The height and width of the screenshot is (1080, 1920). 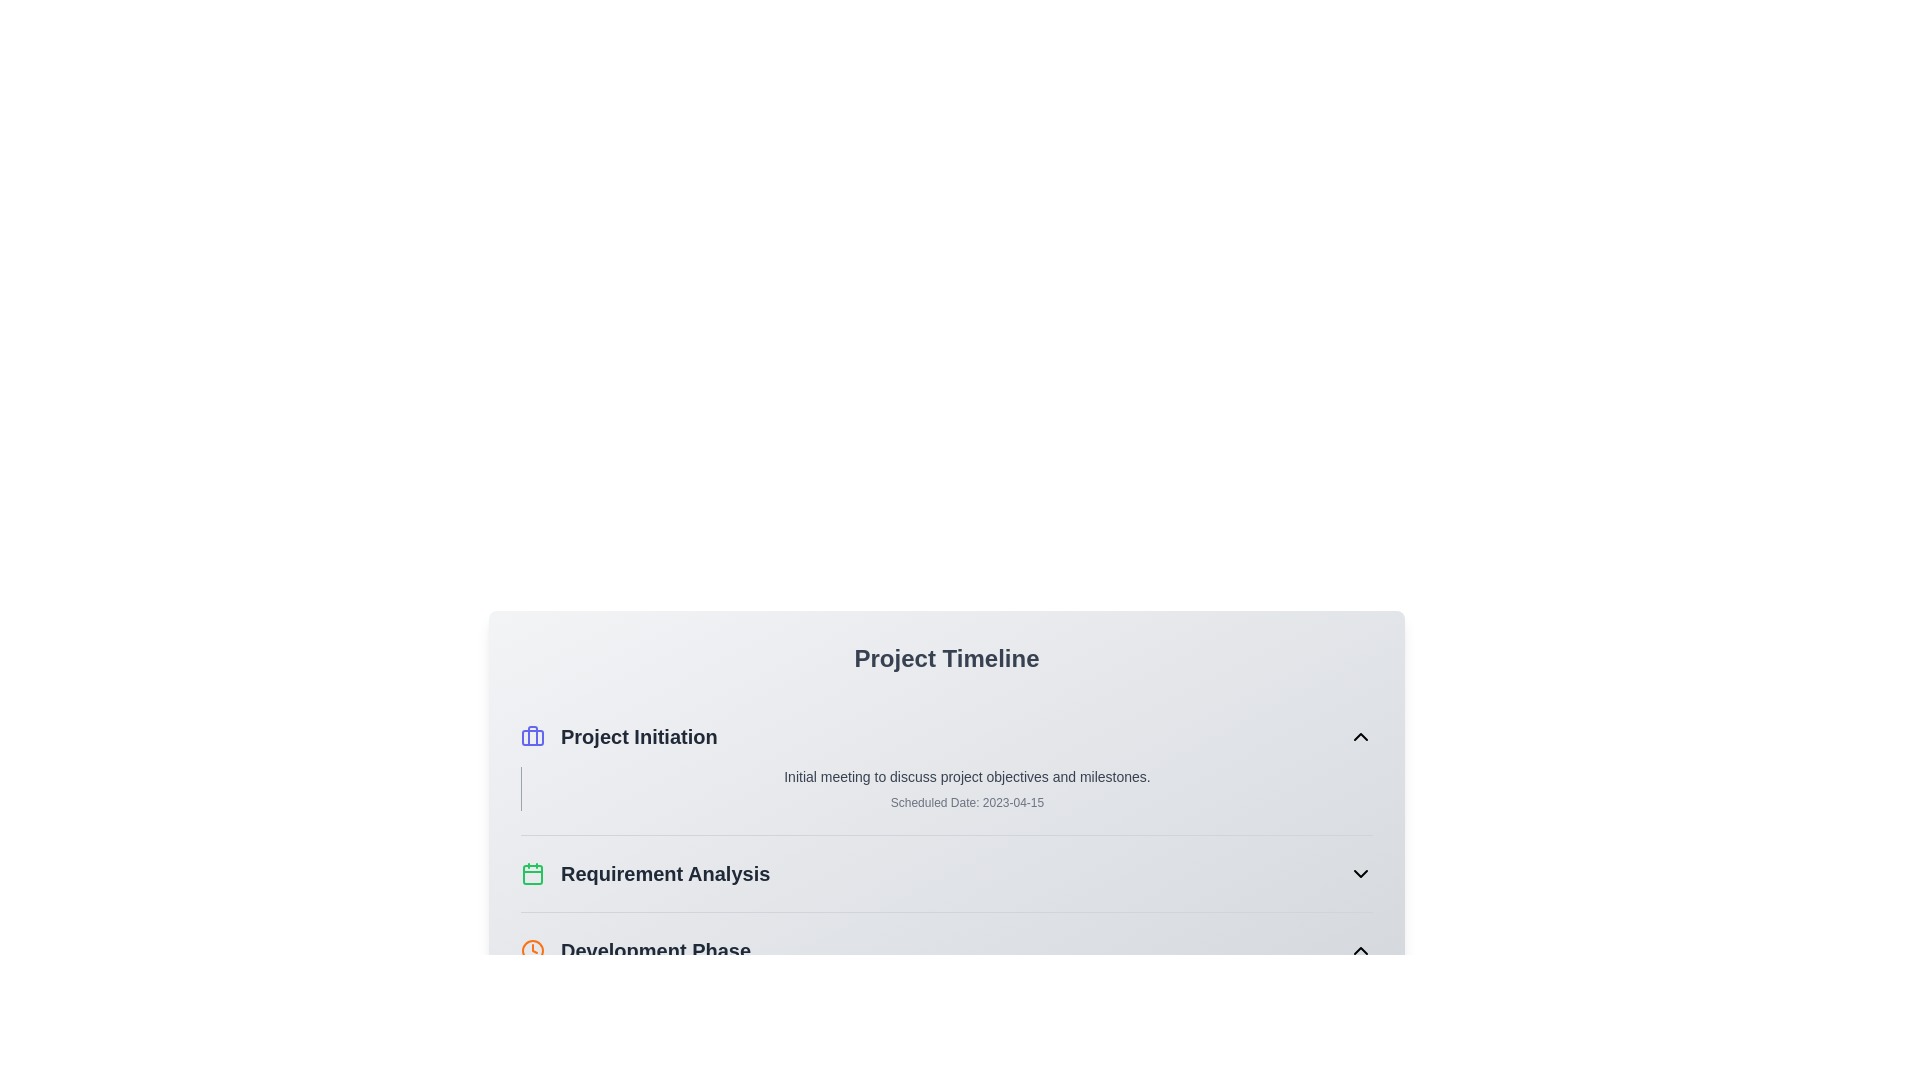 I want to click on the label with an icon at the top of the timeline section, so click(x=618, y=736).